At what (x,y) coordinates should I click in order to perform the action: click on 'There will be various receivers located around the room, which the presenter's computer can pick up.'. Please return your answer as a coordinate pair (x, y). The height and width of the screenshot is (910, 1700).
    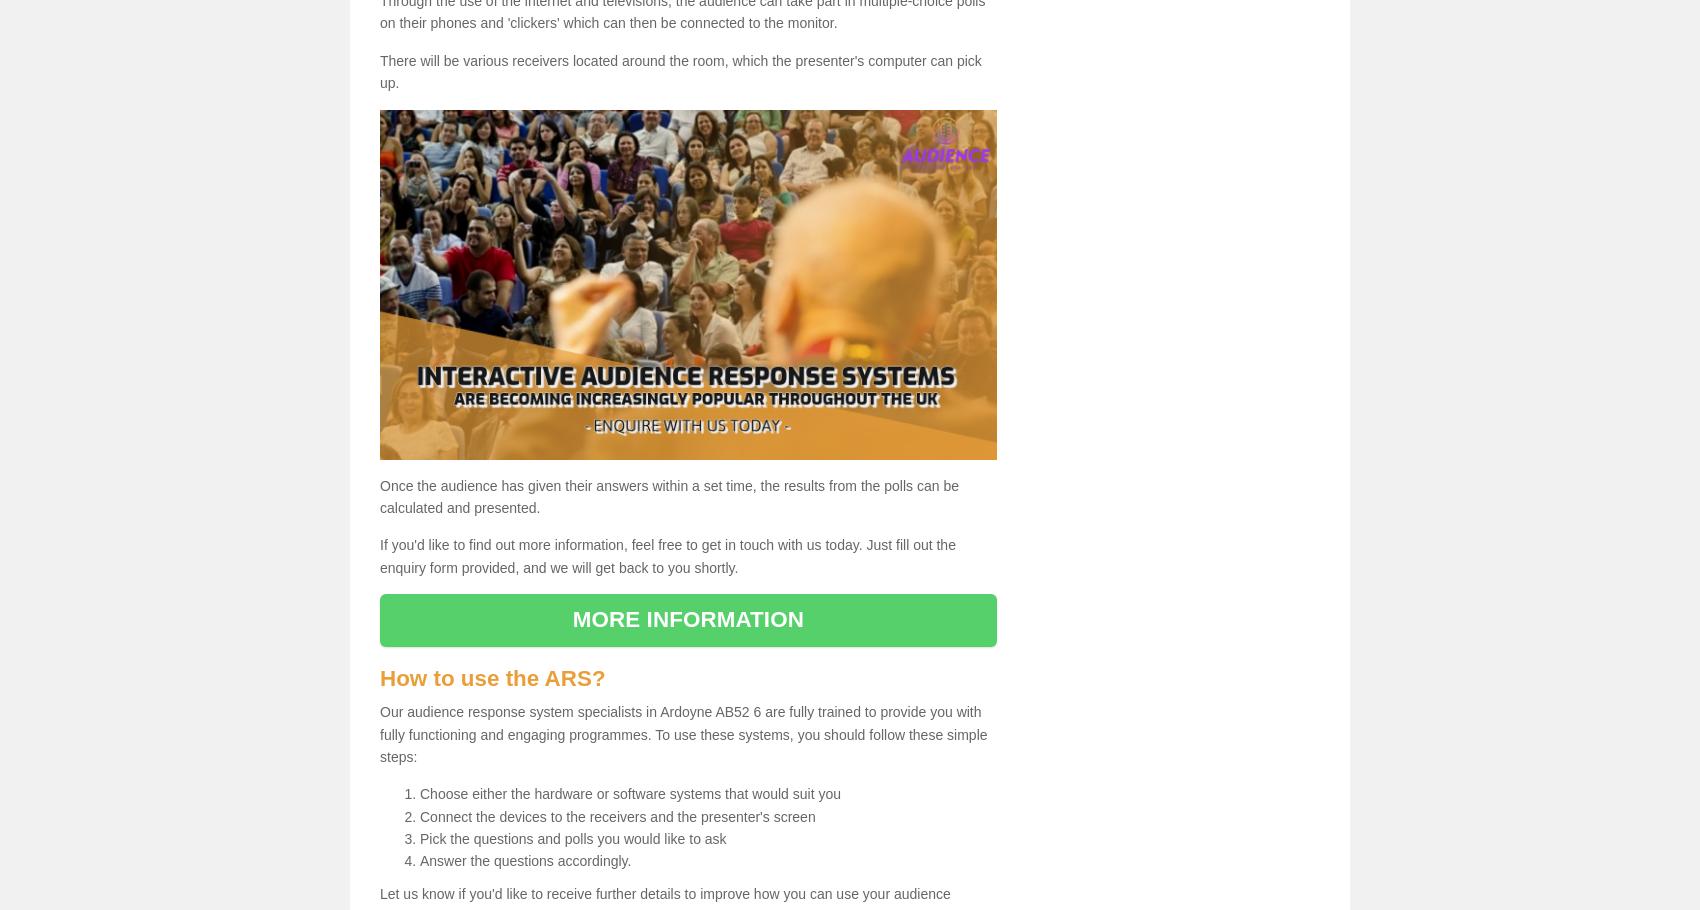
    Looking at the image, I should click on (680, 70).